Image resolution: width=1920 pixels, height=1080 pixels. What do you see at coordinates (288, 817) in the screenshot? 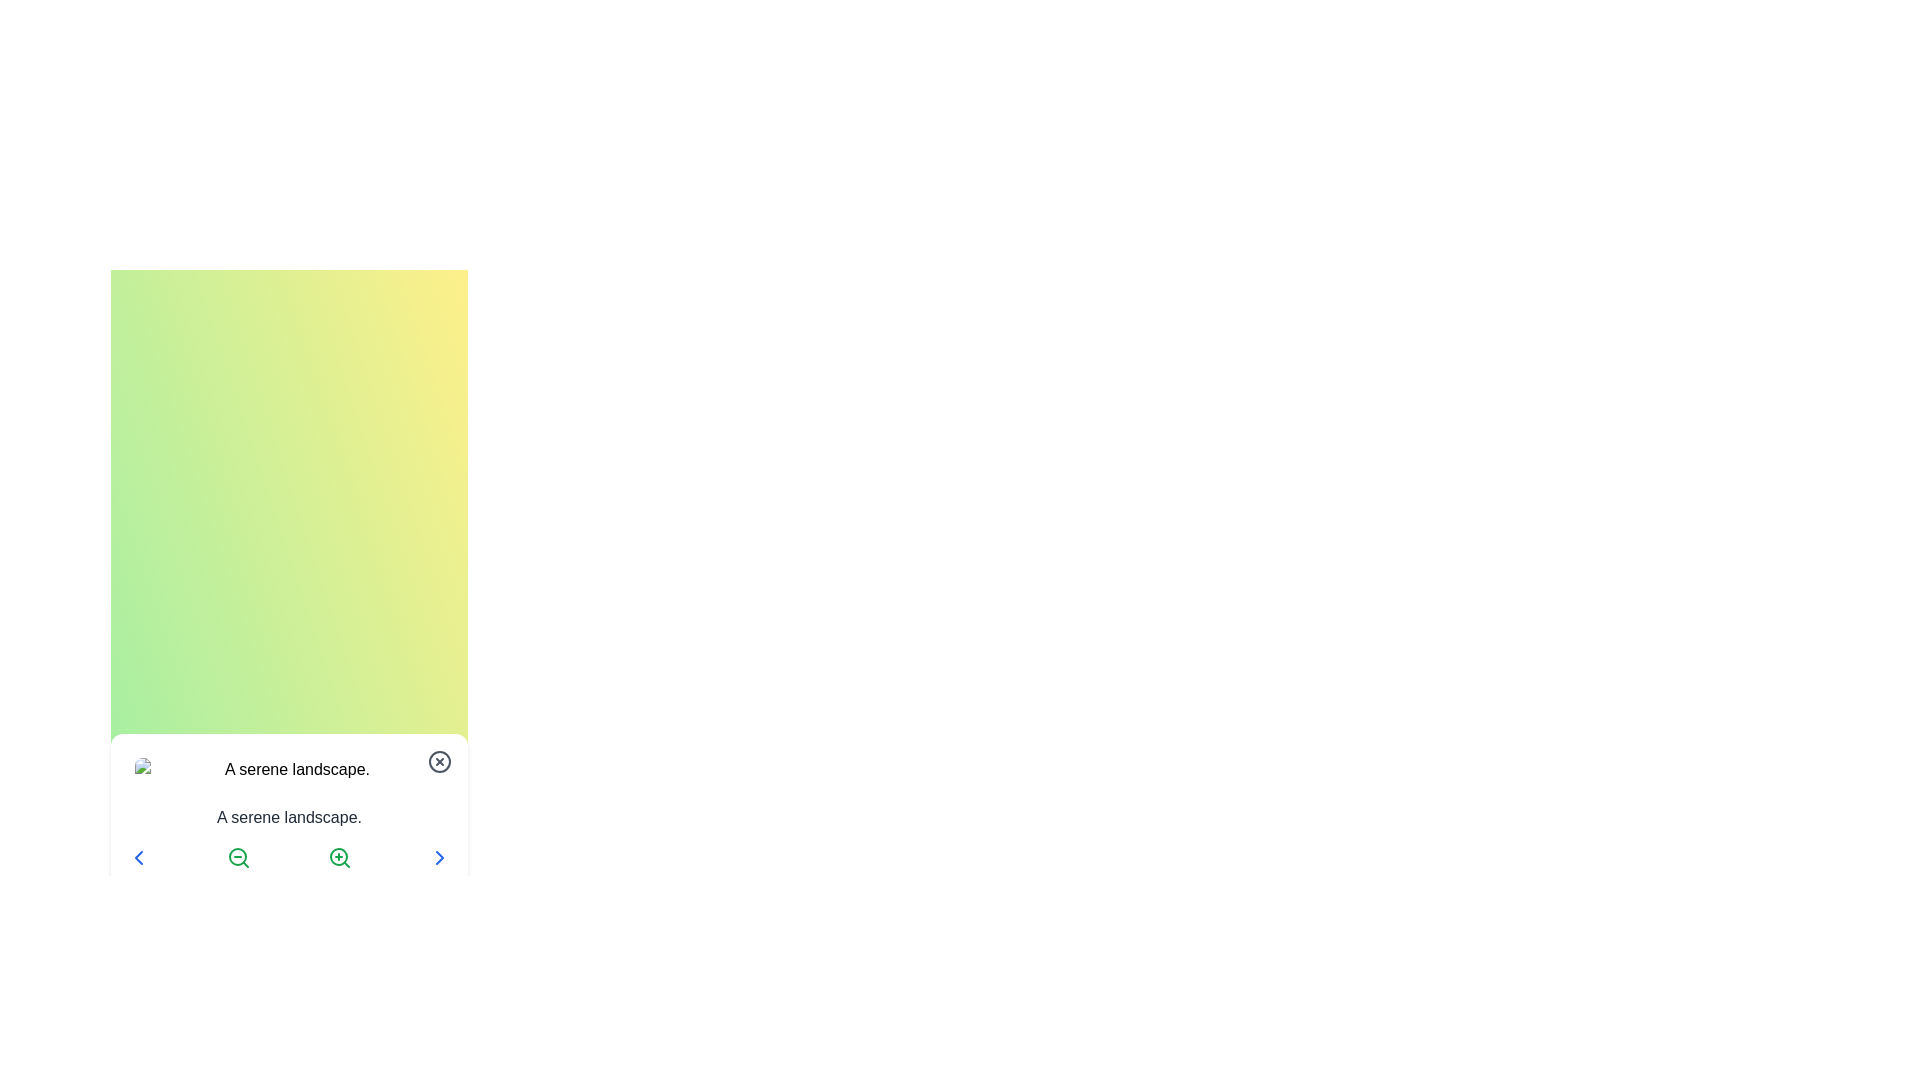
I see `the text label that reads 'A serene landscape.' which is styled in medium-weight font and grayish hue, located towards the bottom of the card-like section` at bounding box center [288, 817].